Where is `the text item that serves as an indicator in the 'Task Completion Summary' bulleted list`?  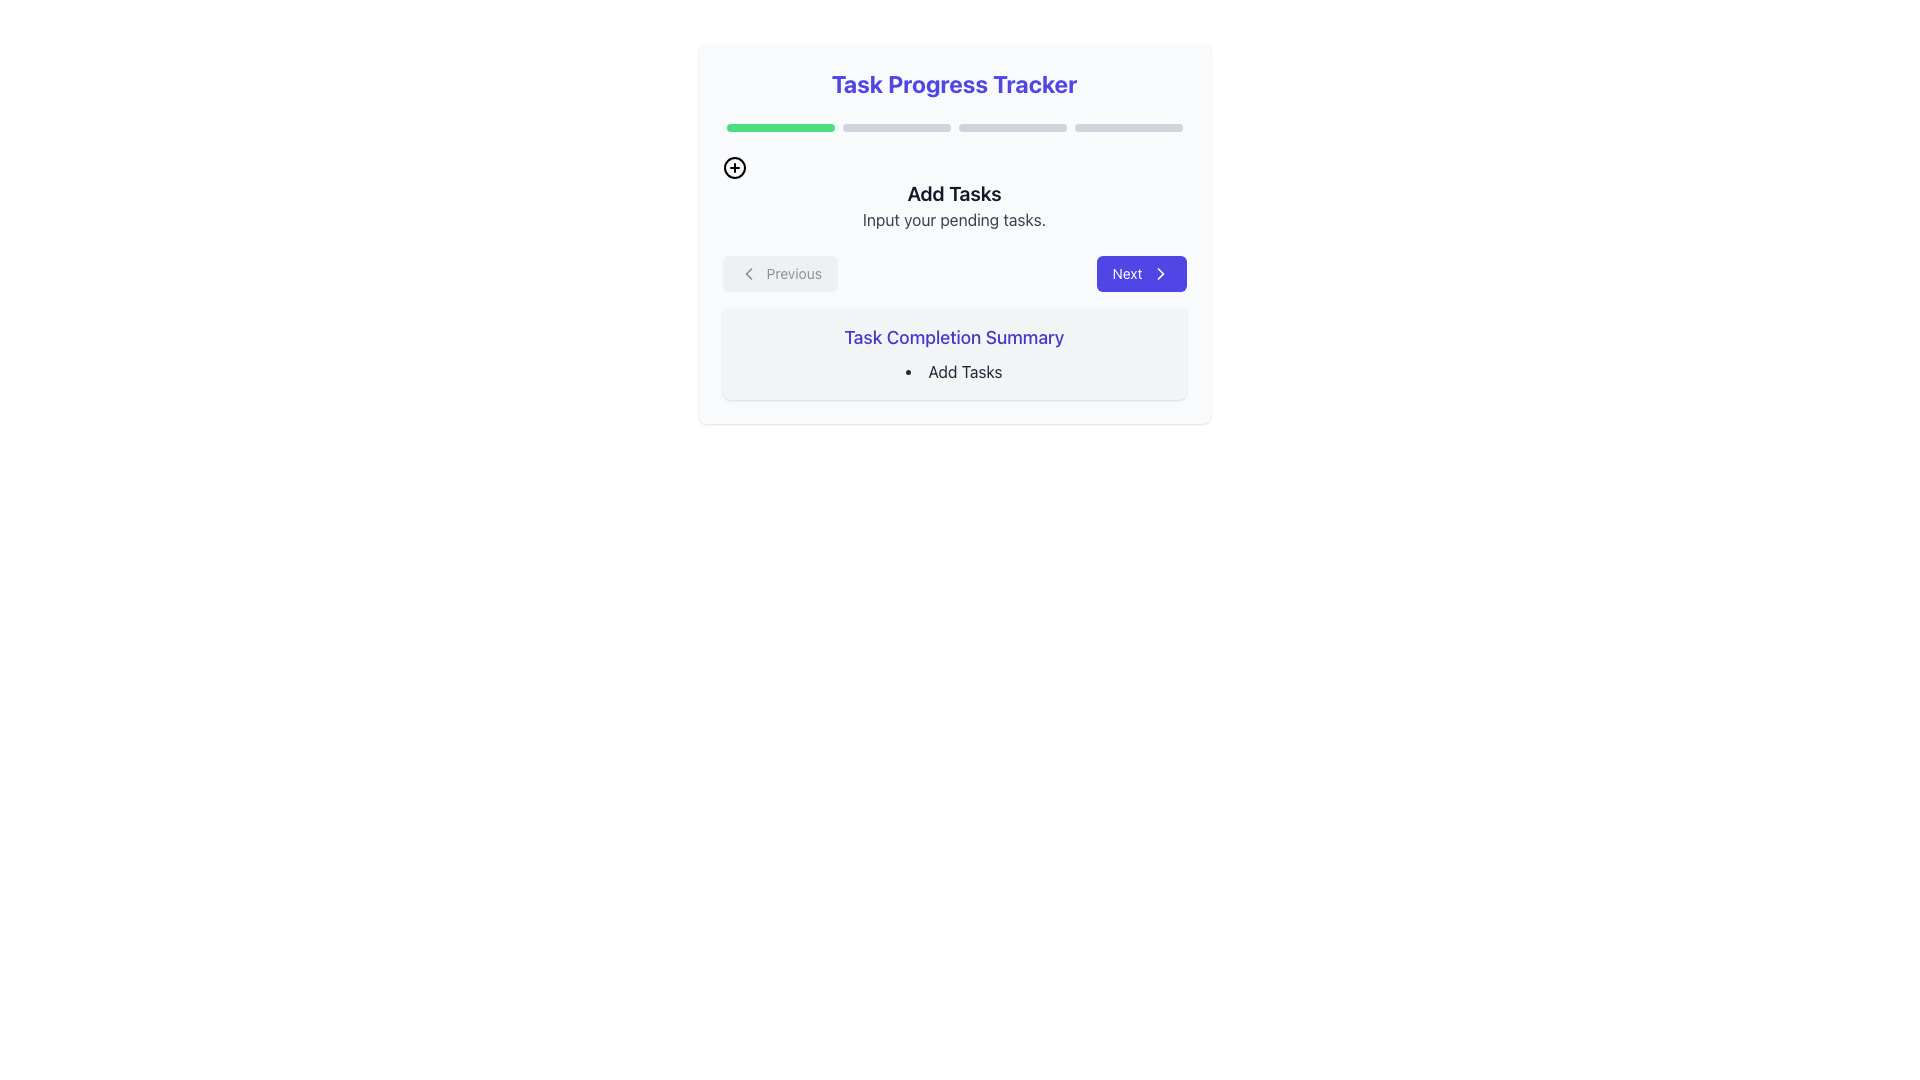
the text item that serves as an indicator in the 'Task Completion Summary' bulleted list is located at coordinates (953, 371).